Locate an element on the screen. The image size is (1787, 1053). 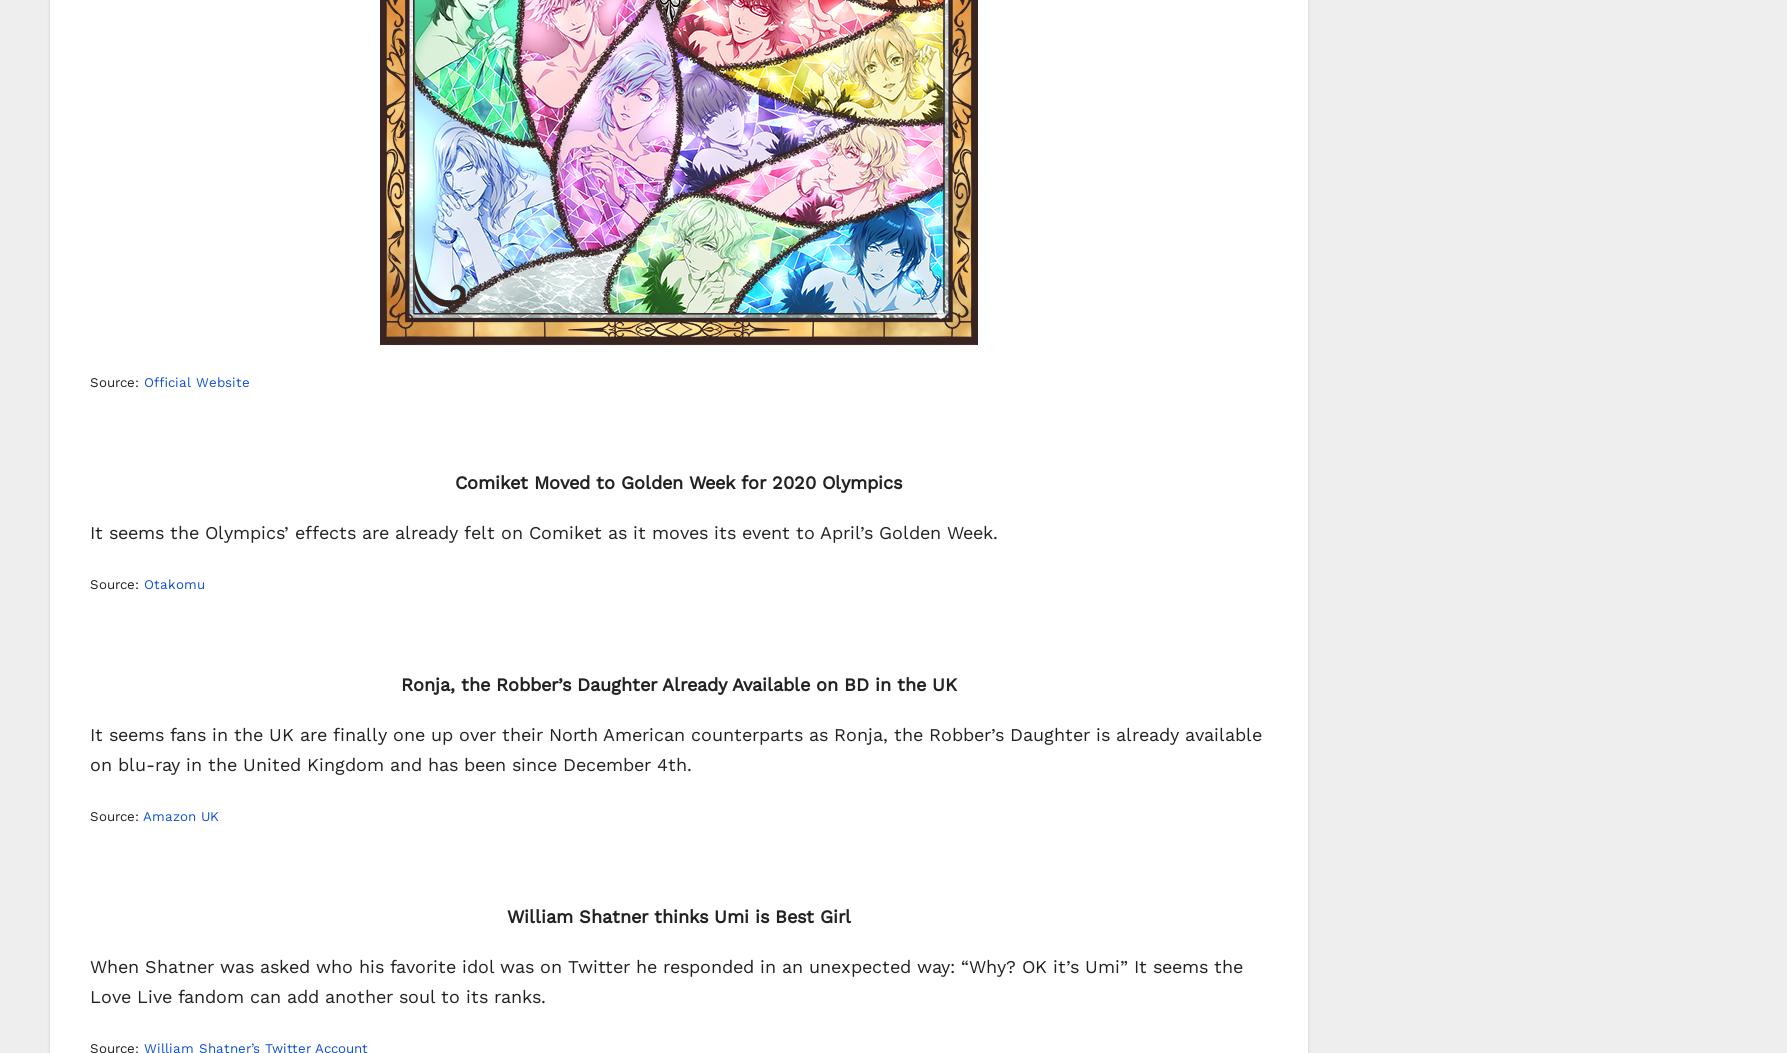
'Otakomu' is located at coordinates (174, 583).